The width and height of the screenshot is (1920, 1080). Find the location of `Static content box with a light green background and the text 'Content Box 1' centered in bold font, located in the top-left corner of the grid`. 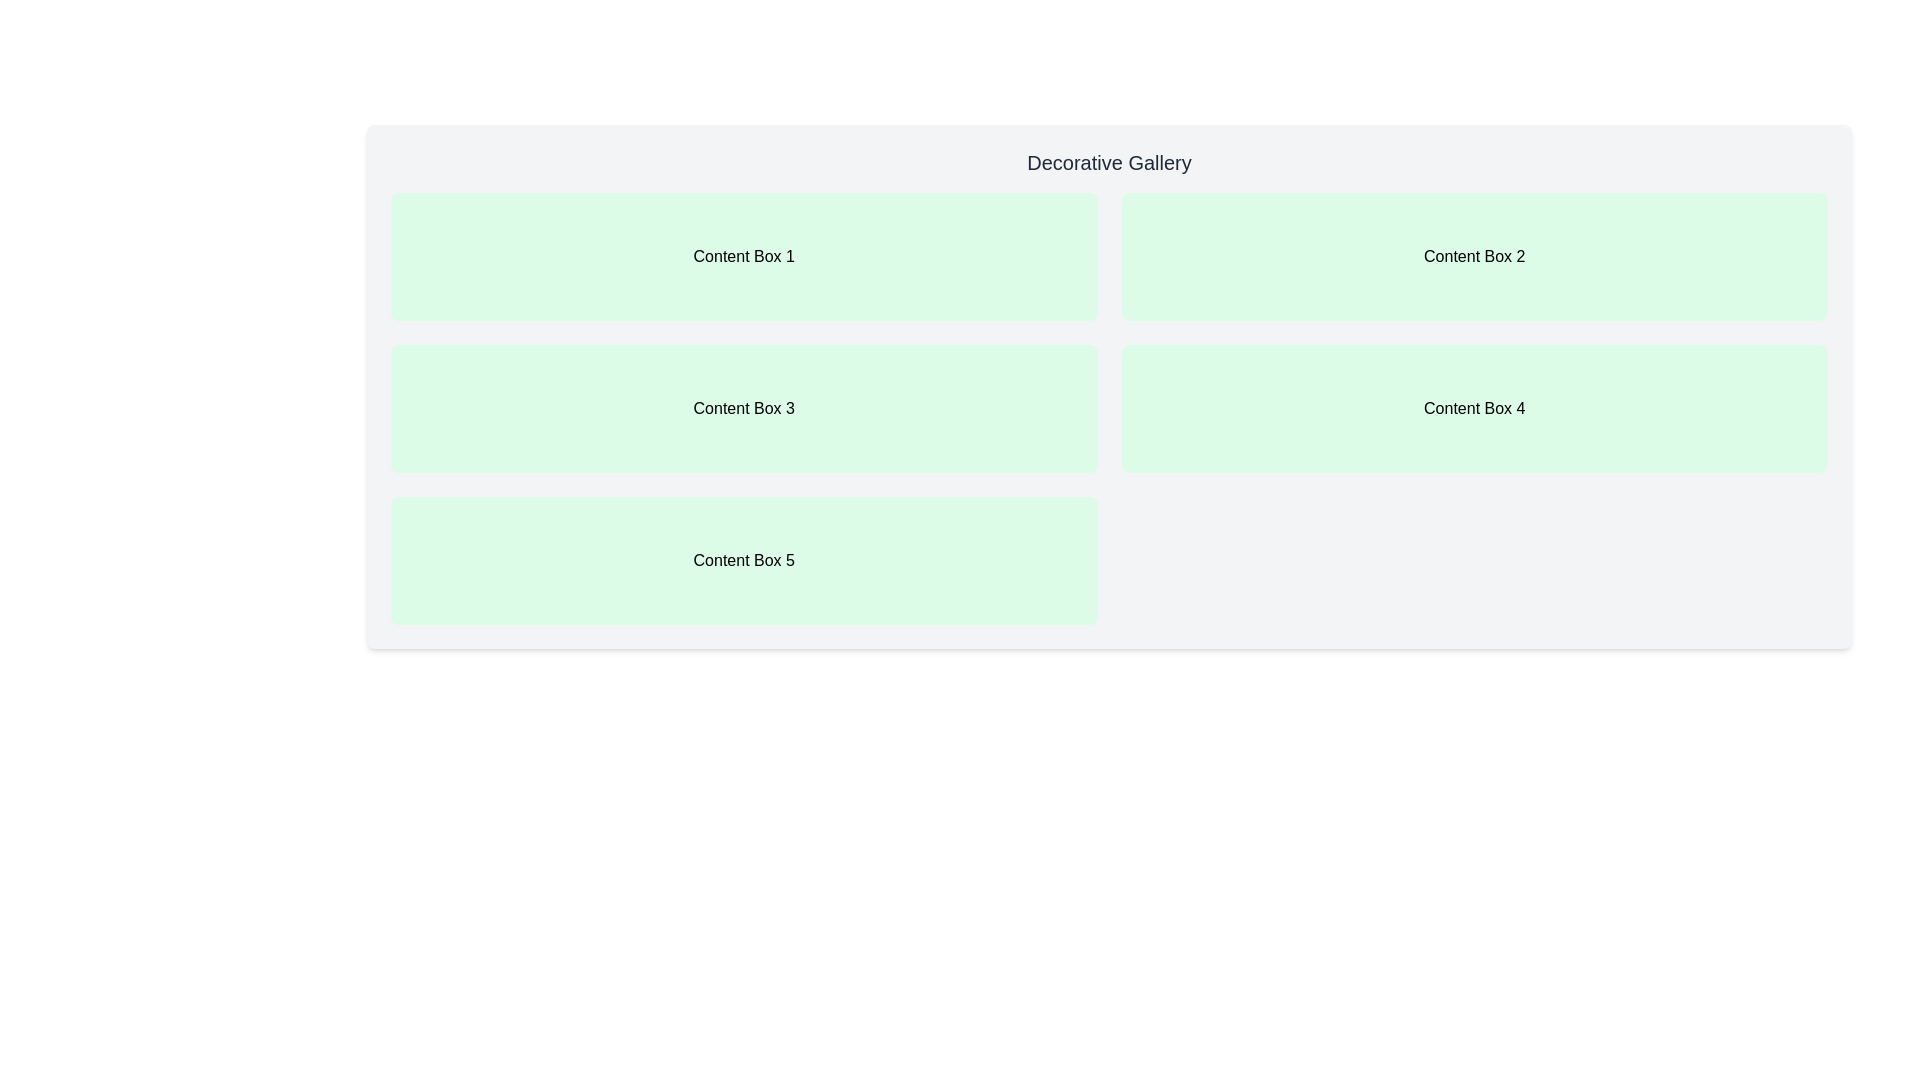

Static content box with a light green background and the text 'Content Box 1' centered in bold font, located in the top-left corner of the grid is located at coordinates (743, 256).